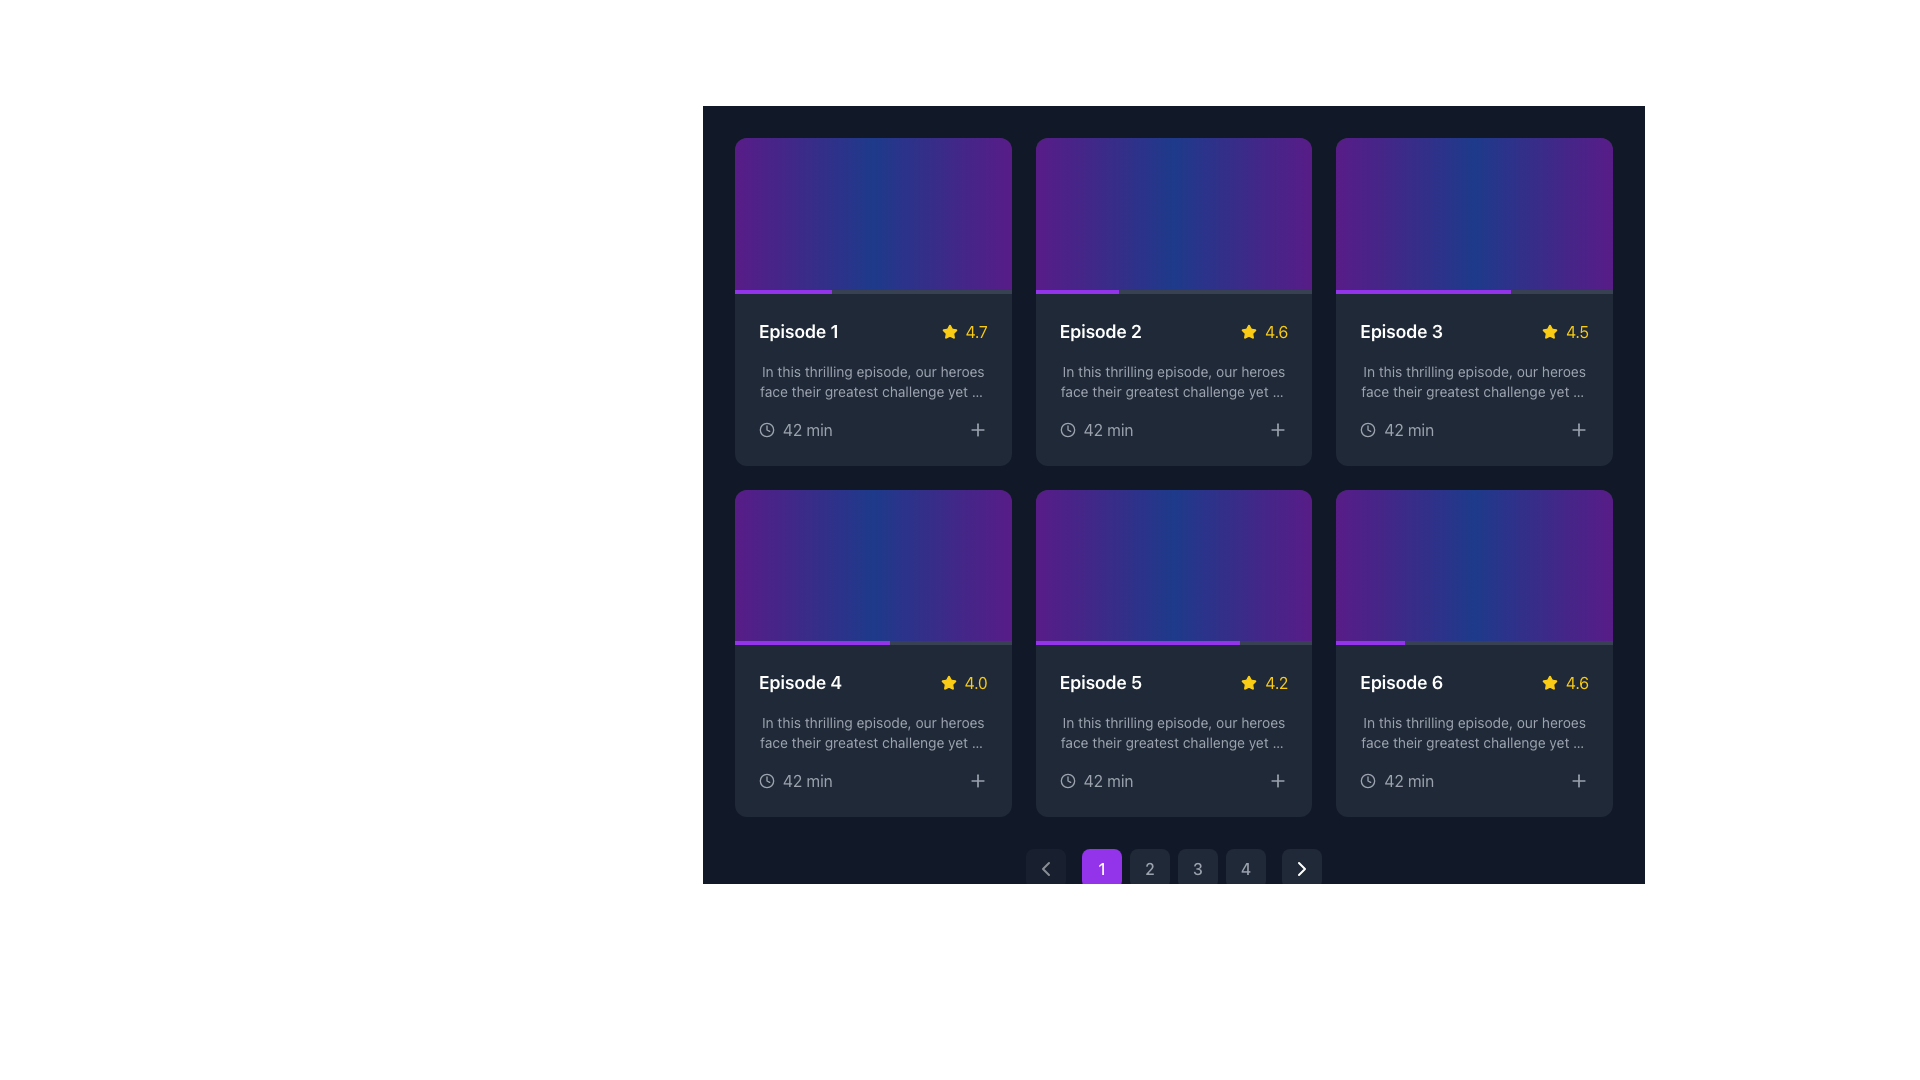  Describe the element at coordinates (1248, 681) in the screenshot. I see `star icon representing the rating mechanism for 'Episode 5', located in the middle row and second column of a 2x3 grid layout, positioned adjacent to the text '4.2'` at that location.